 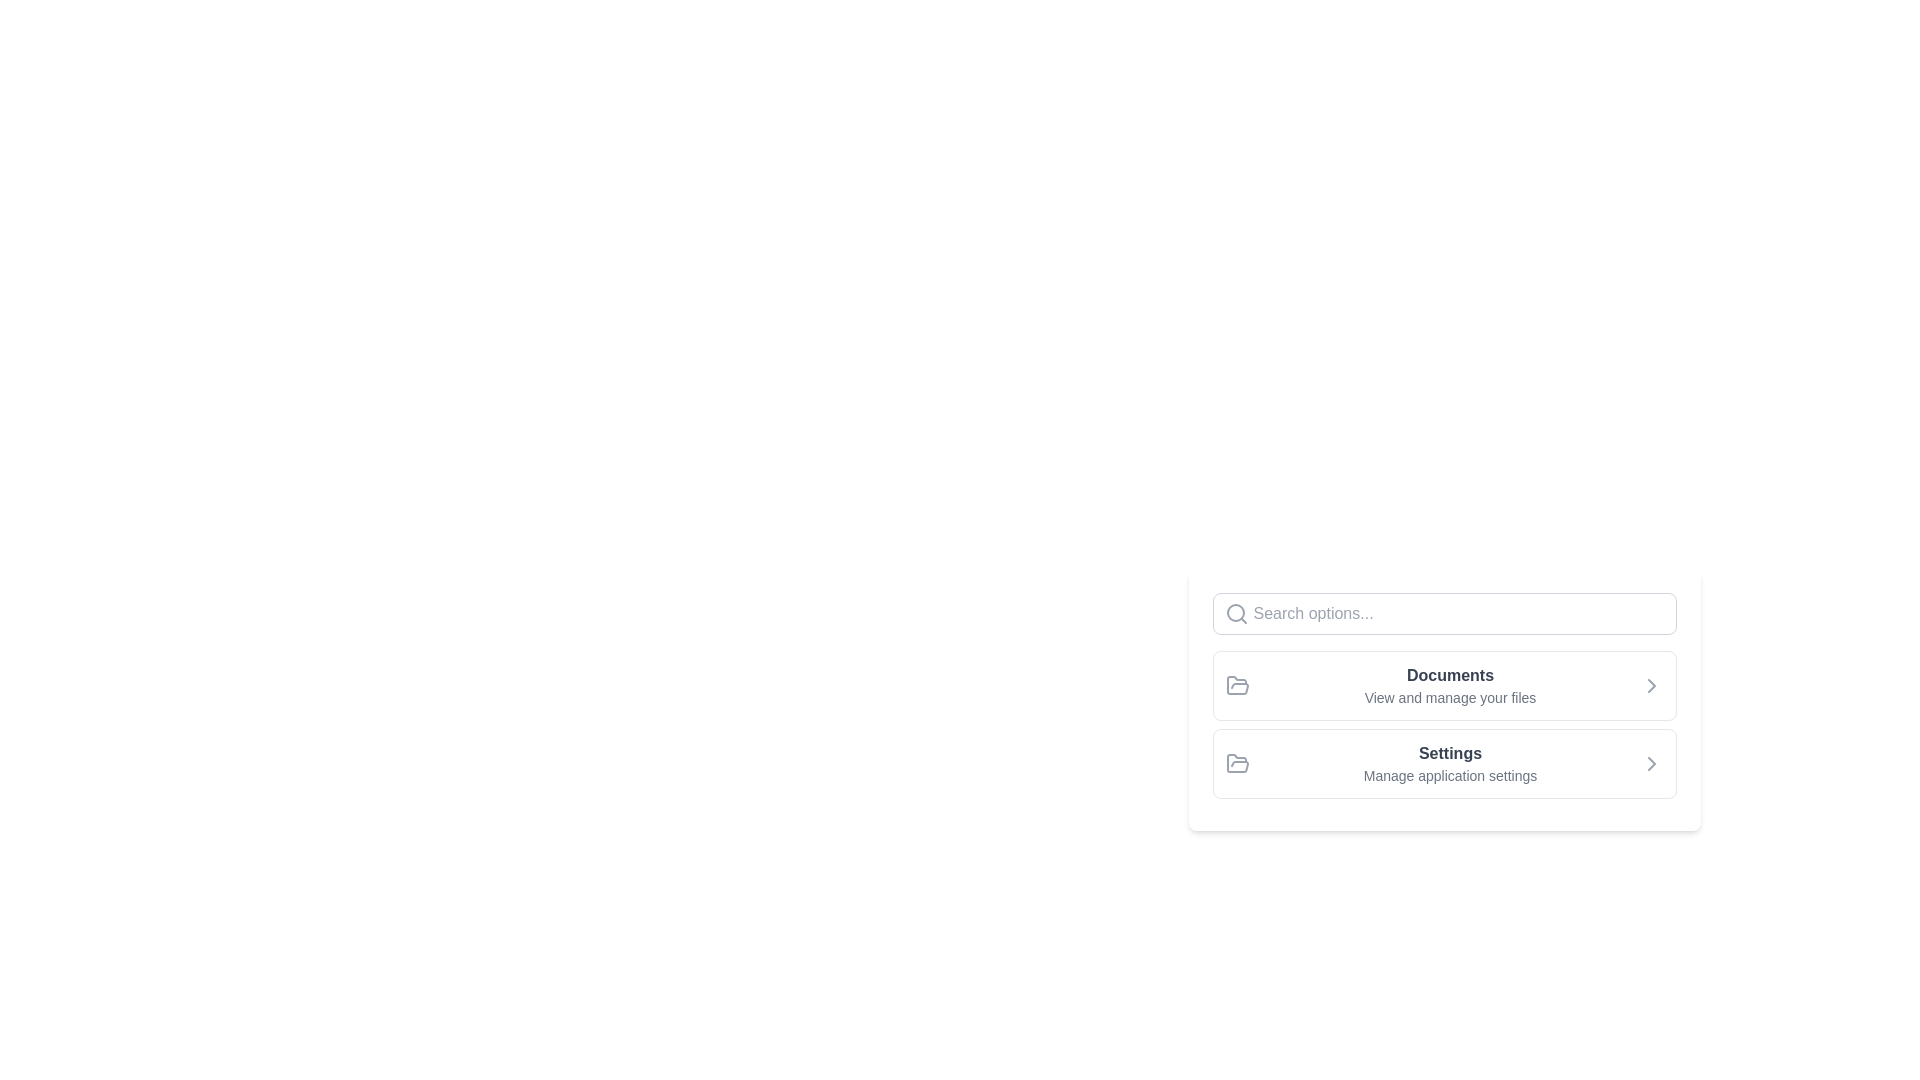 What do you see at coordinates (1236, 685) in the screenshot?
I see `folder icon located to the left of the 'Documents' menu item, which serves as a visual representation of the folder` at bounding box center [1236, 685].